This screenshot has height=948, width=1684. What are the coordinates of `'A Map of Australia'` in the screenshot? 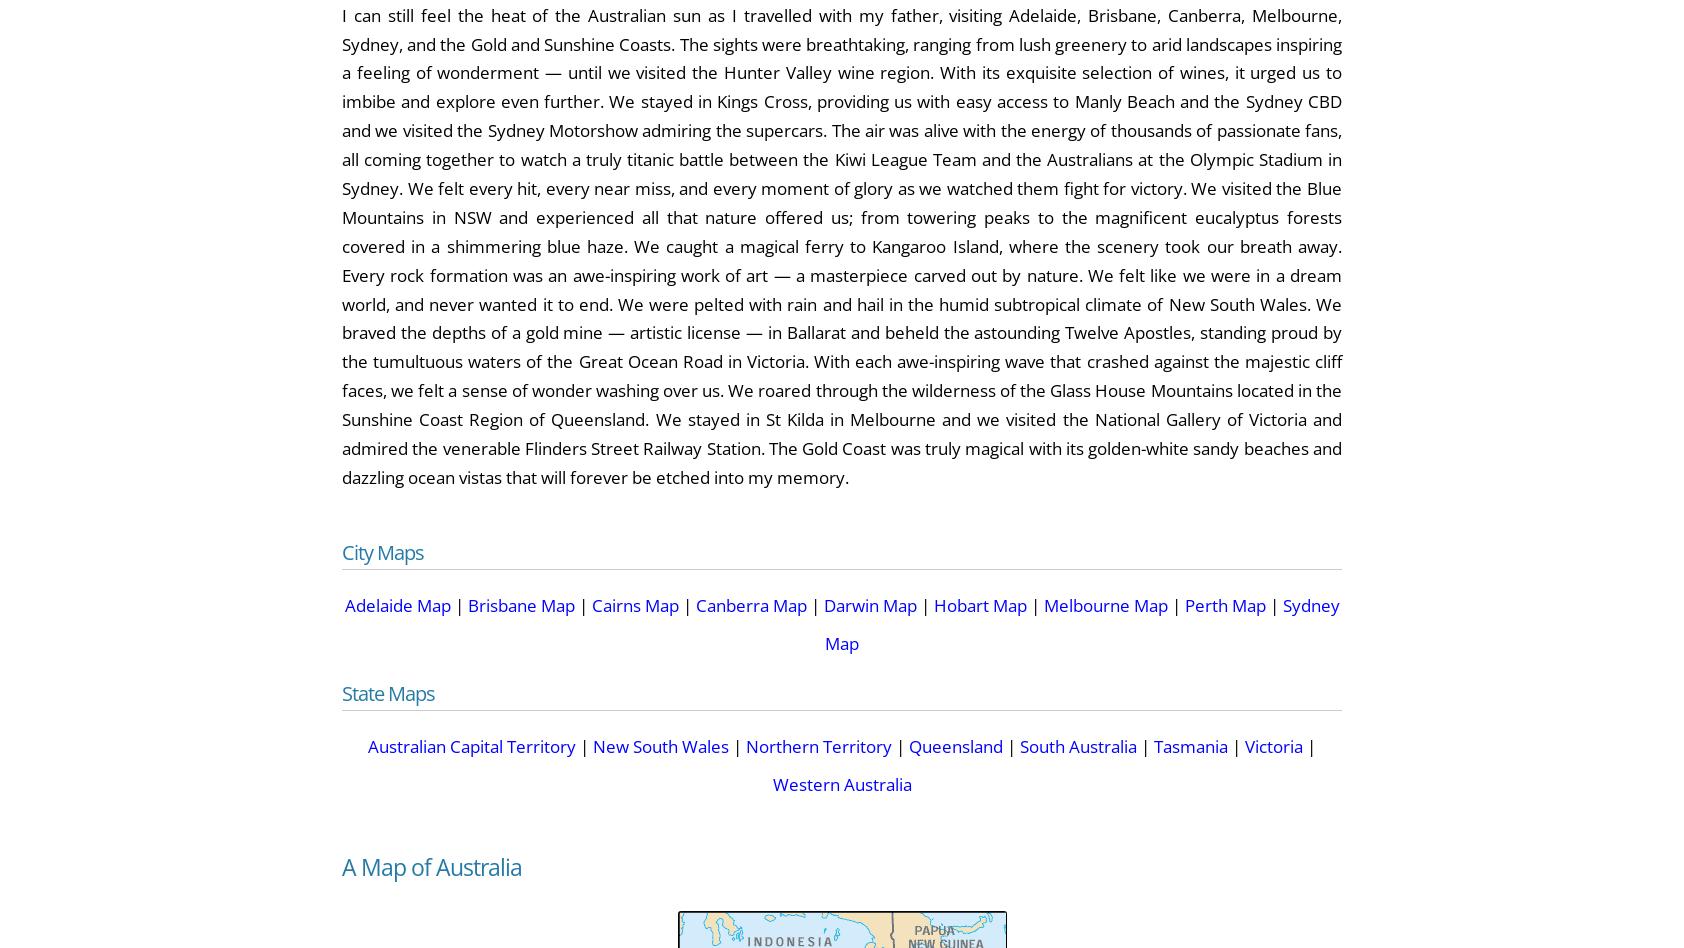 It's located at (430, 864).